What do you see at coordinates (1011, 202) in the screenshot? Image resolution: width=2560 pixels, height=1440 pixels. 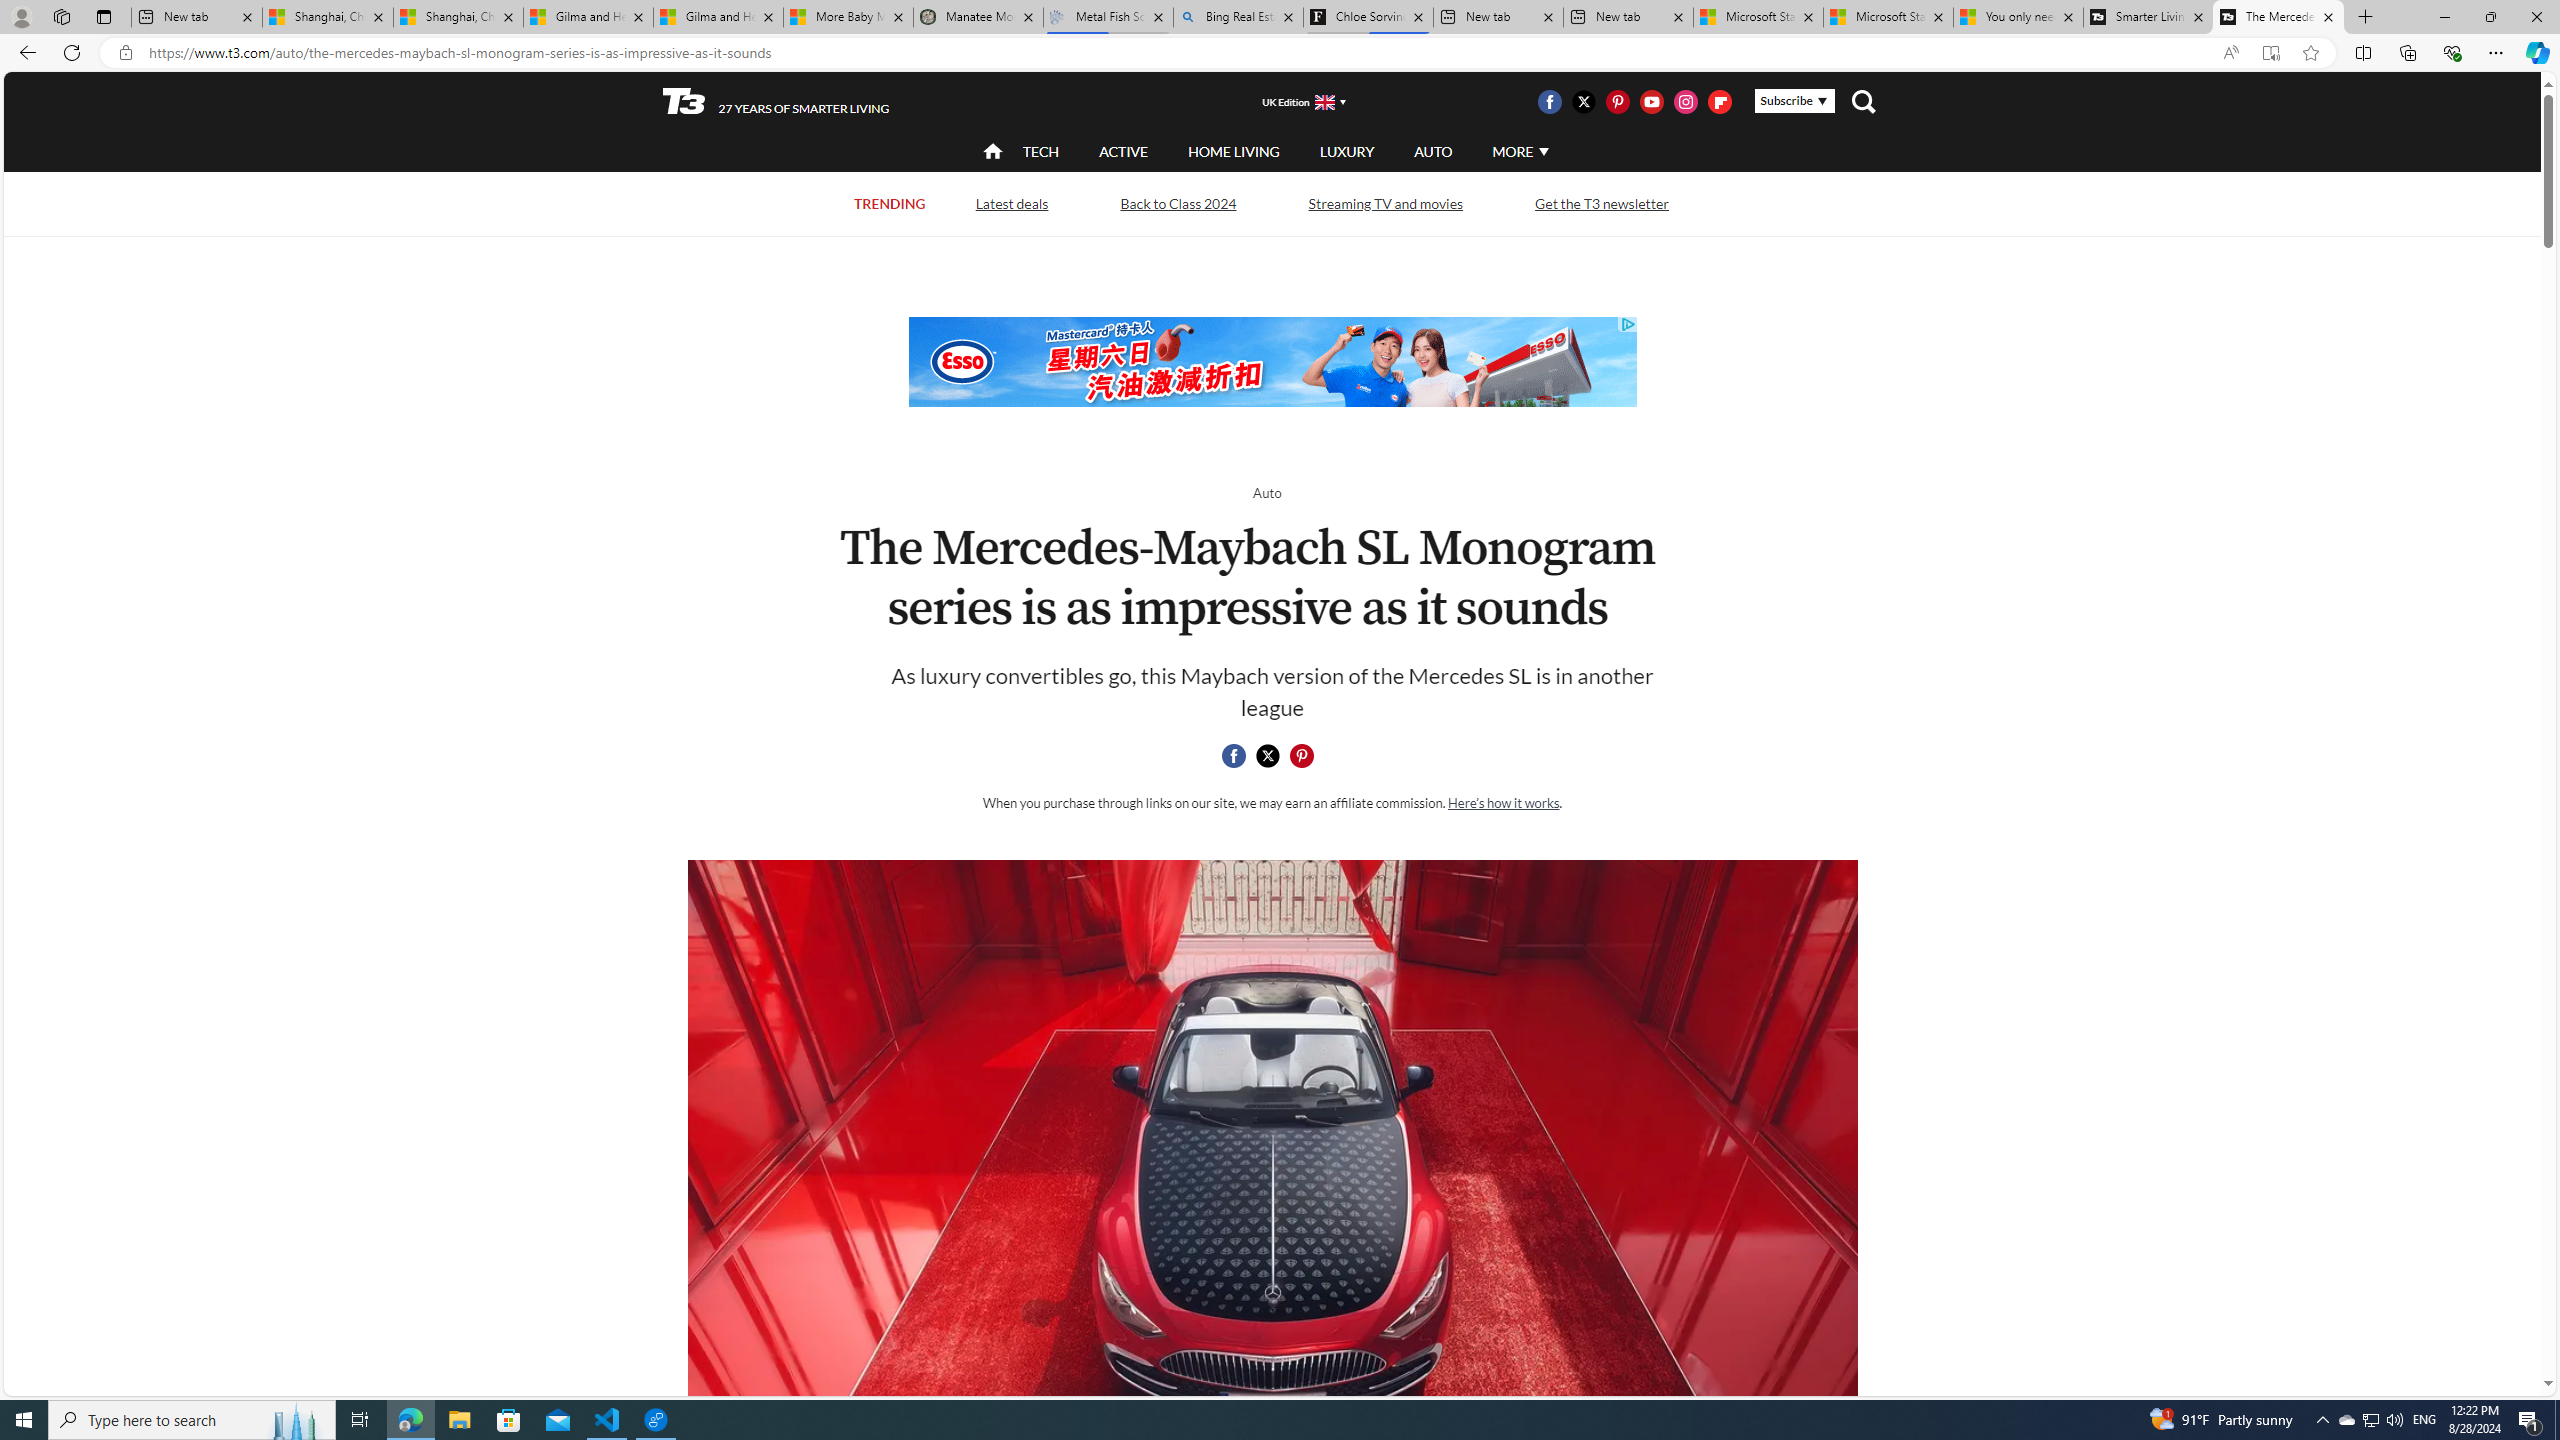 I see `'Latest deals'` at bounding box center [1011, 202].